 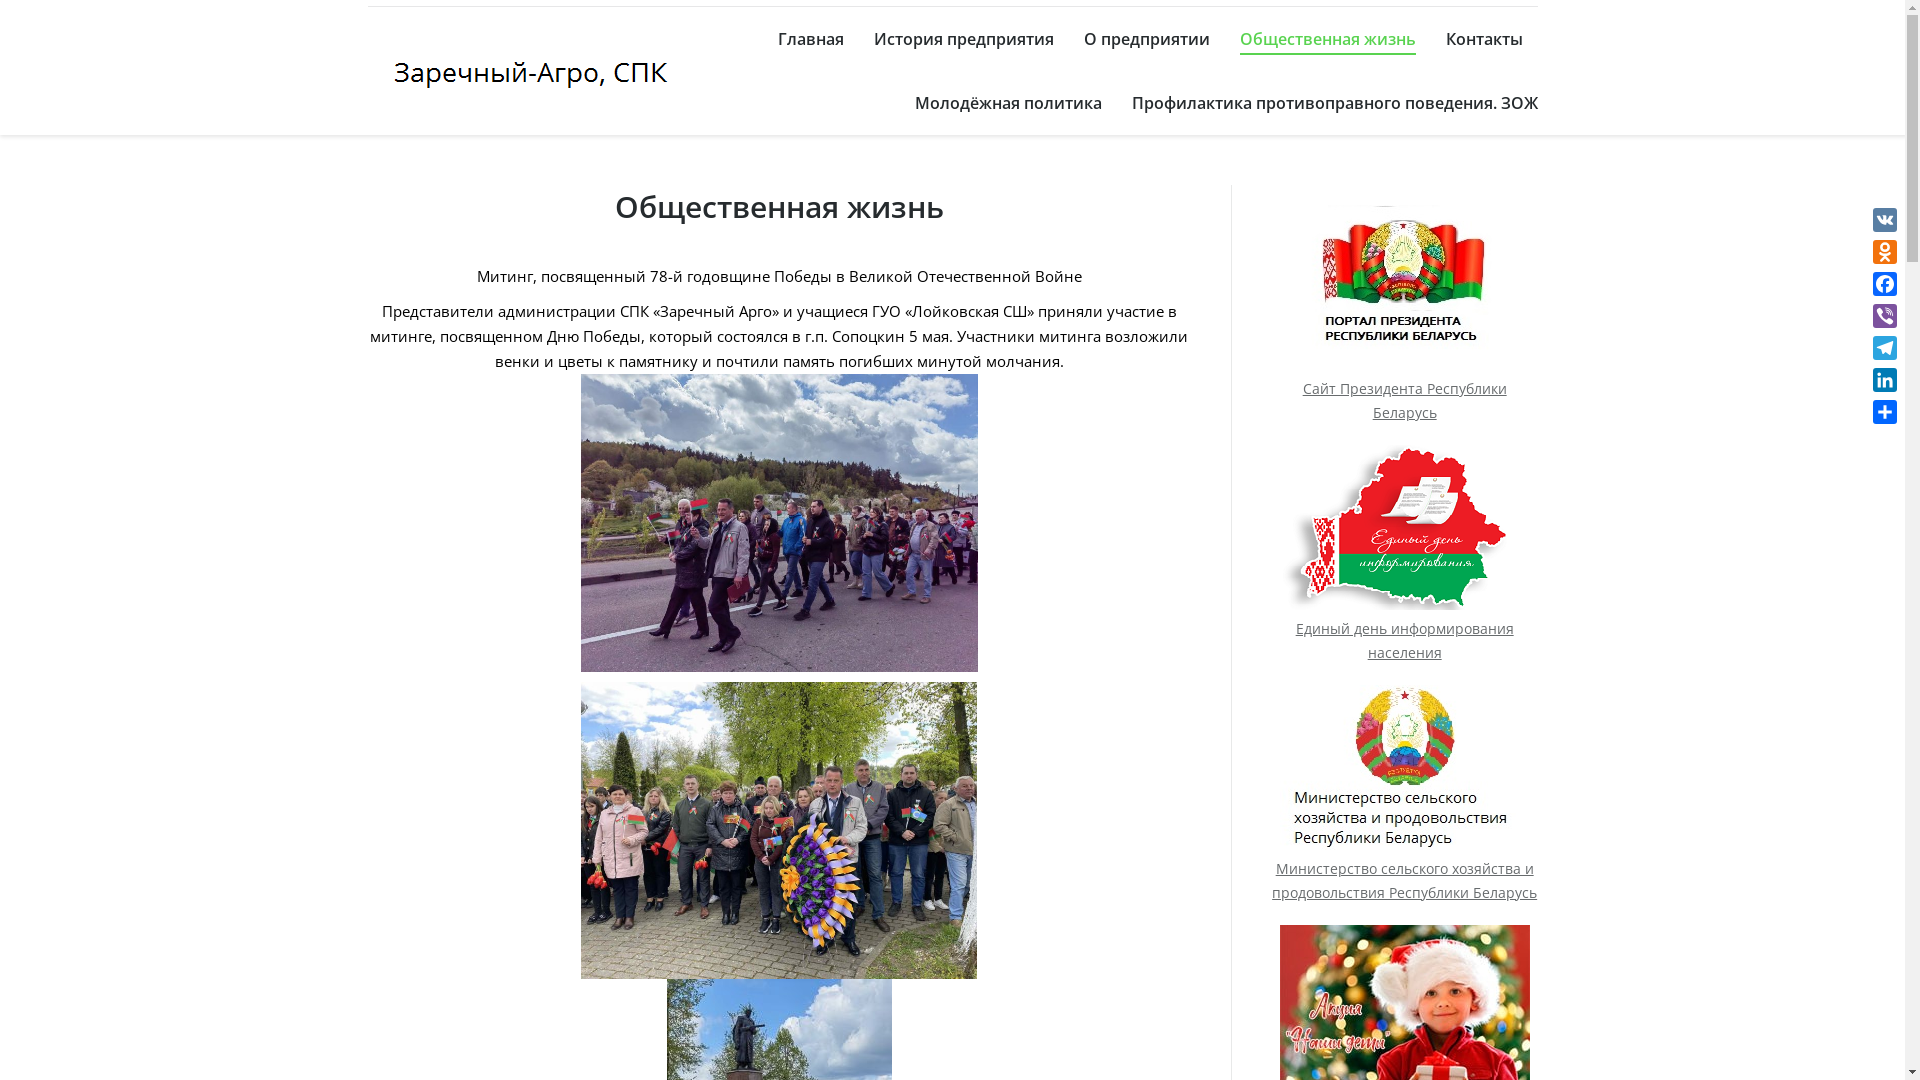 I want to click on 'Telegram', so click(x=1884, y=346).